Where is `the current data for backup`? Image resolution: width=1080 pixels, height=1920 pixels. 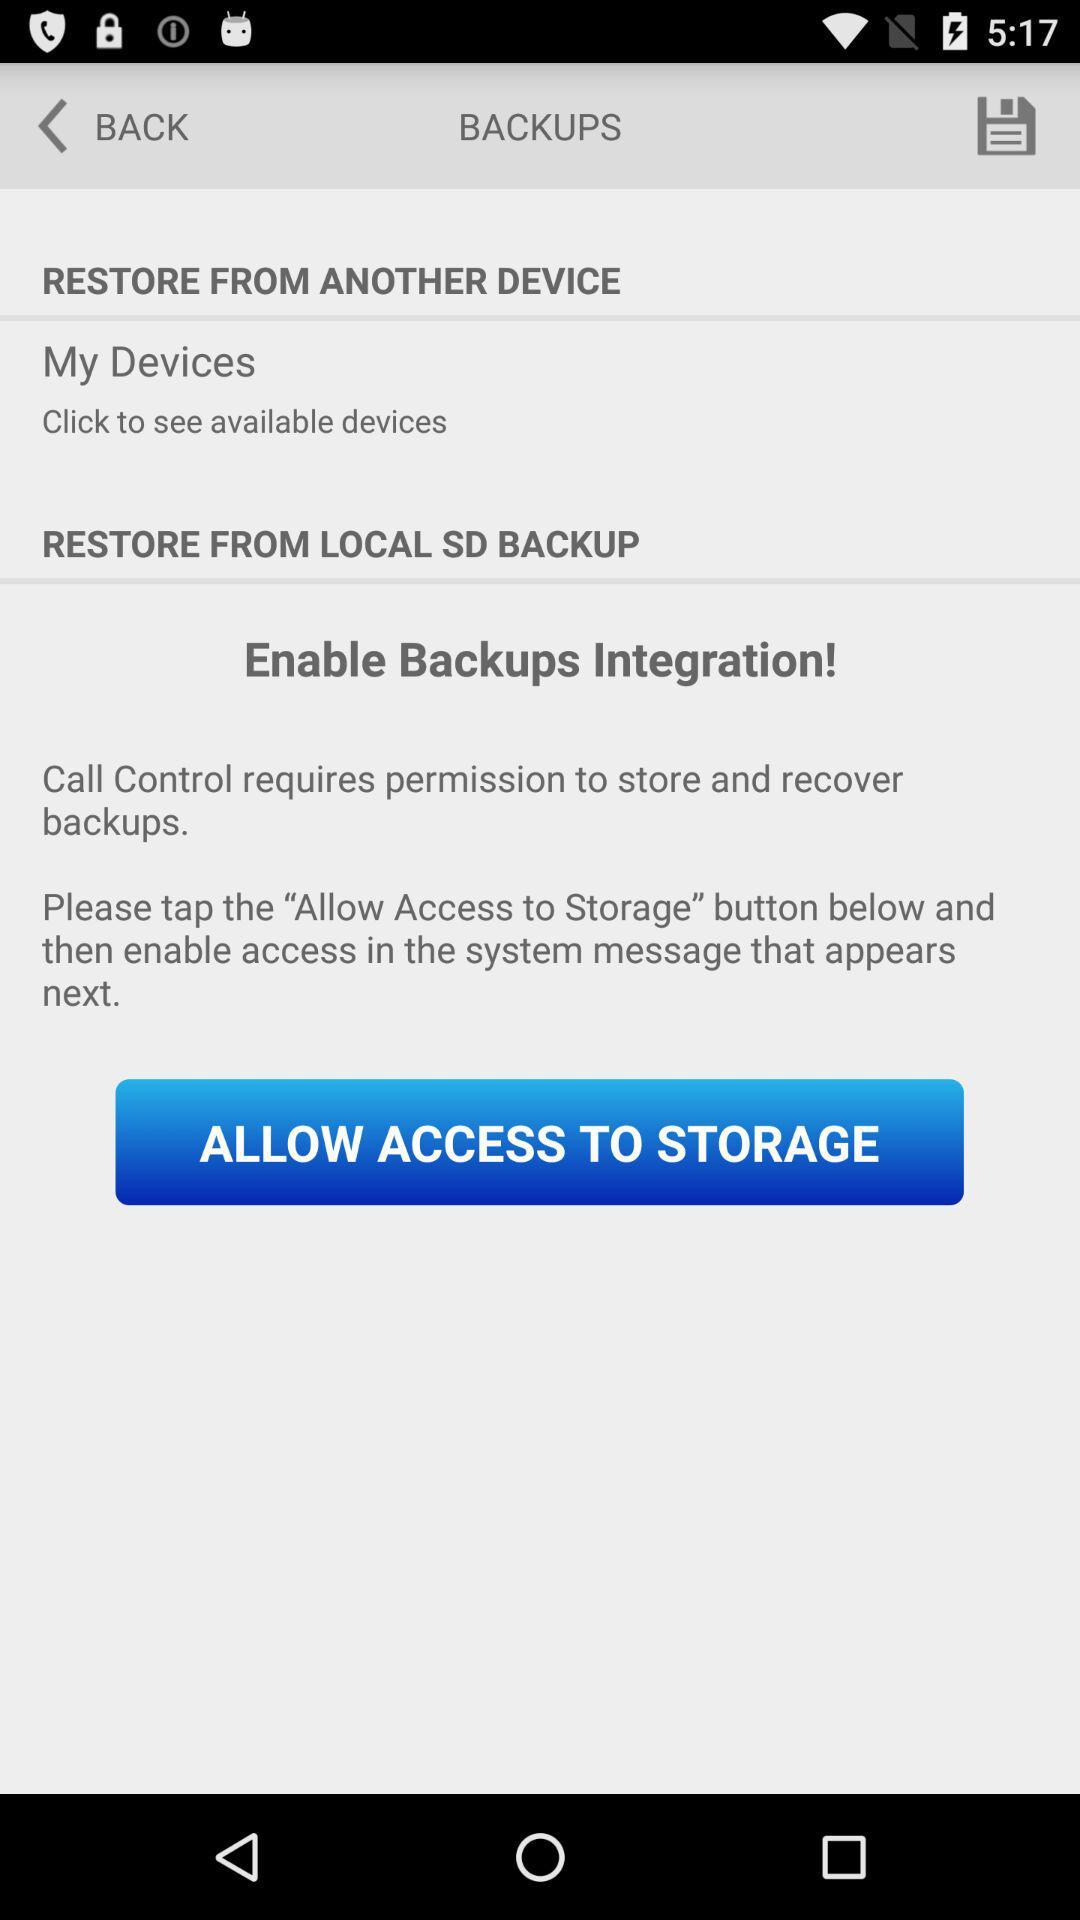 the current data for backup is located at coordinates (1006, 124).